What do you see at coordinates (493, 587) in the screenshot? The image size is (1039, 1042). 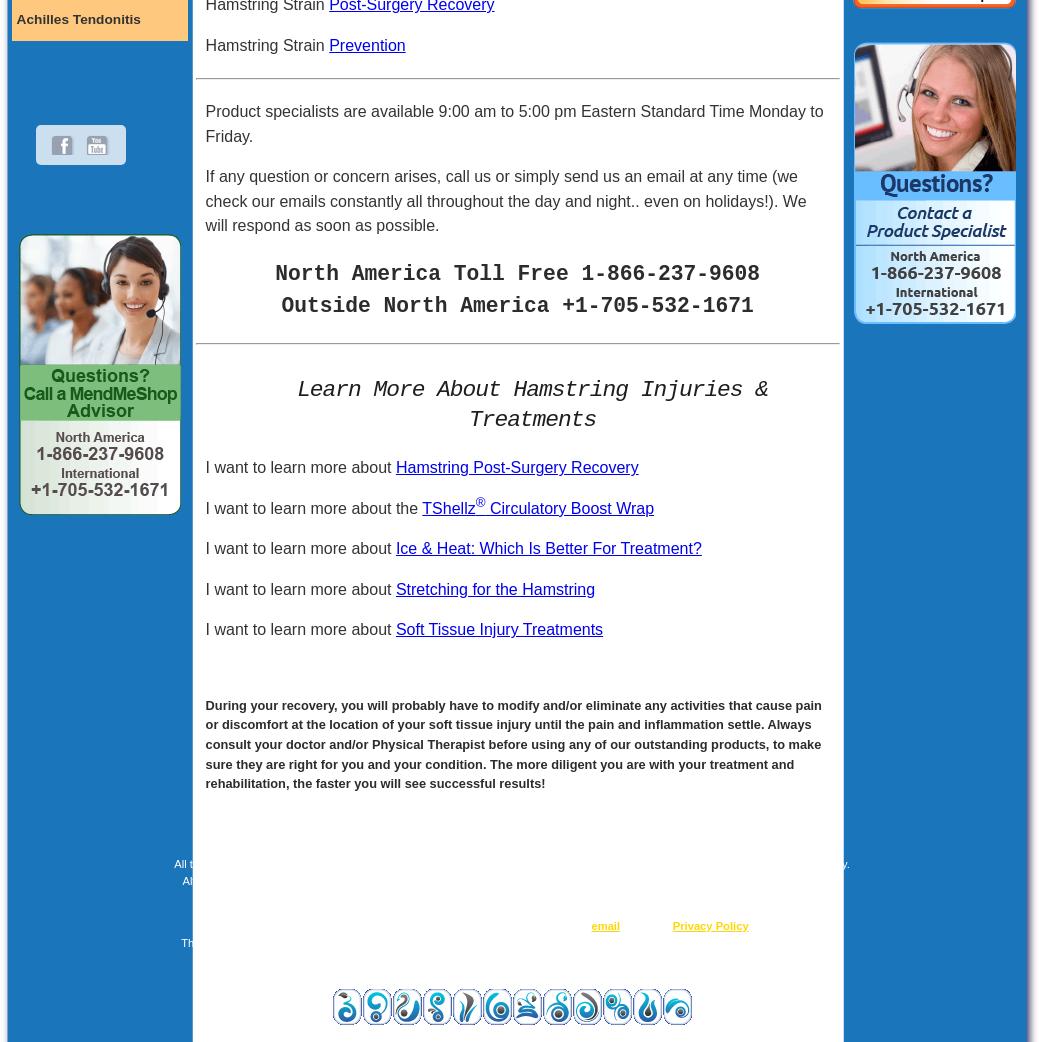 I see `'Stretching for the Hamstring'` at bounding box center [493, 587].